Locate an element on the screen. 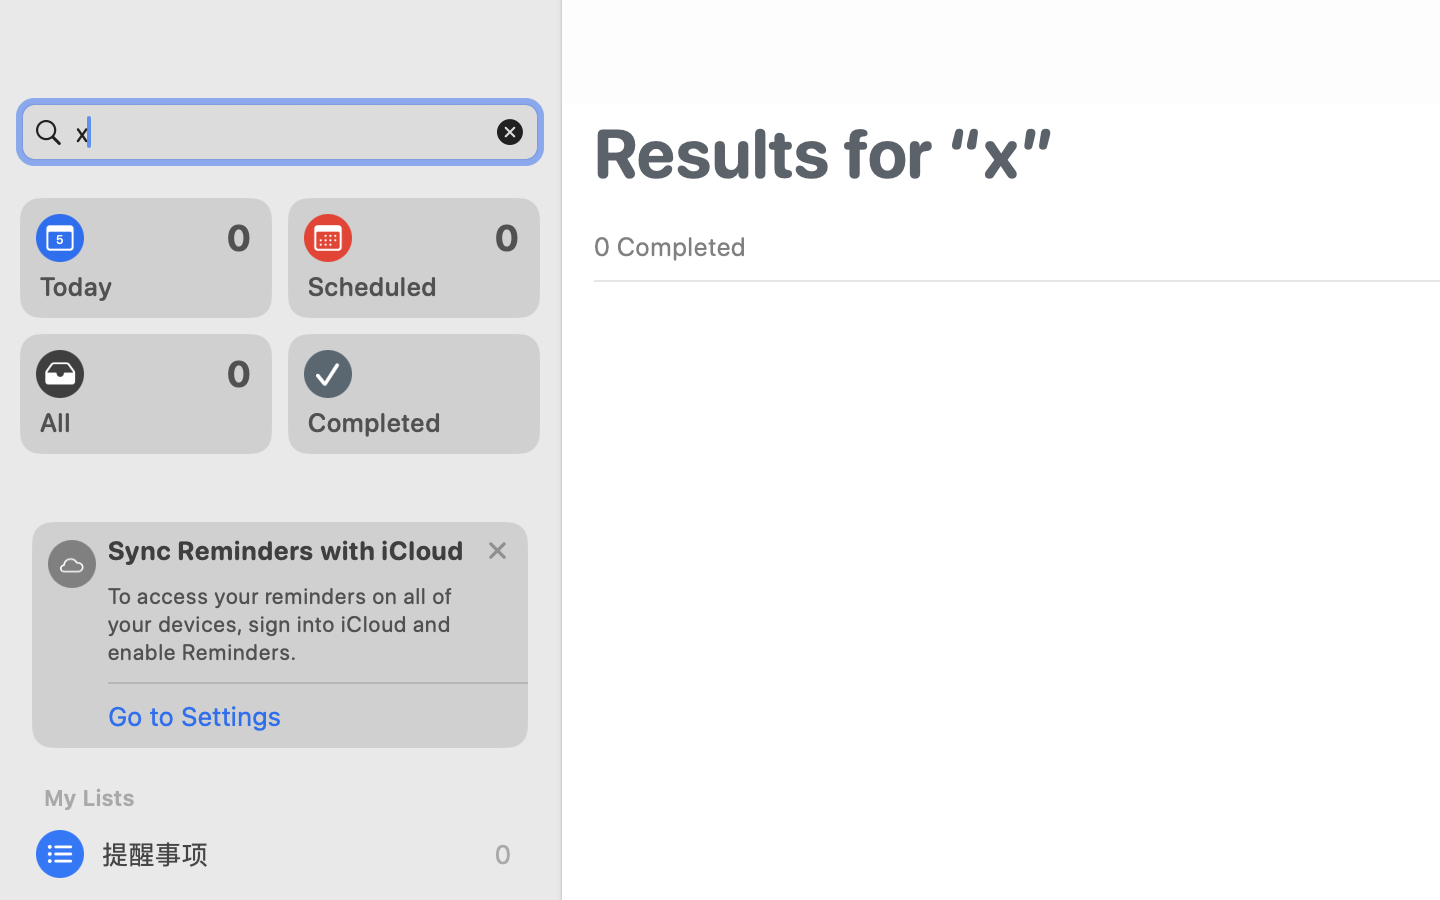 The image size is (1440, 900). '提醒事项' is located at coordinates (279, 854).